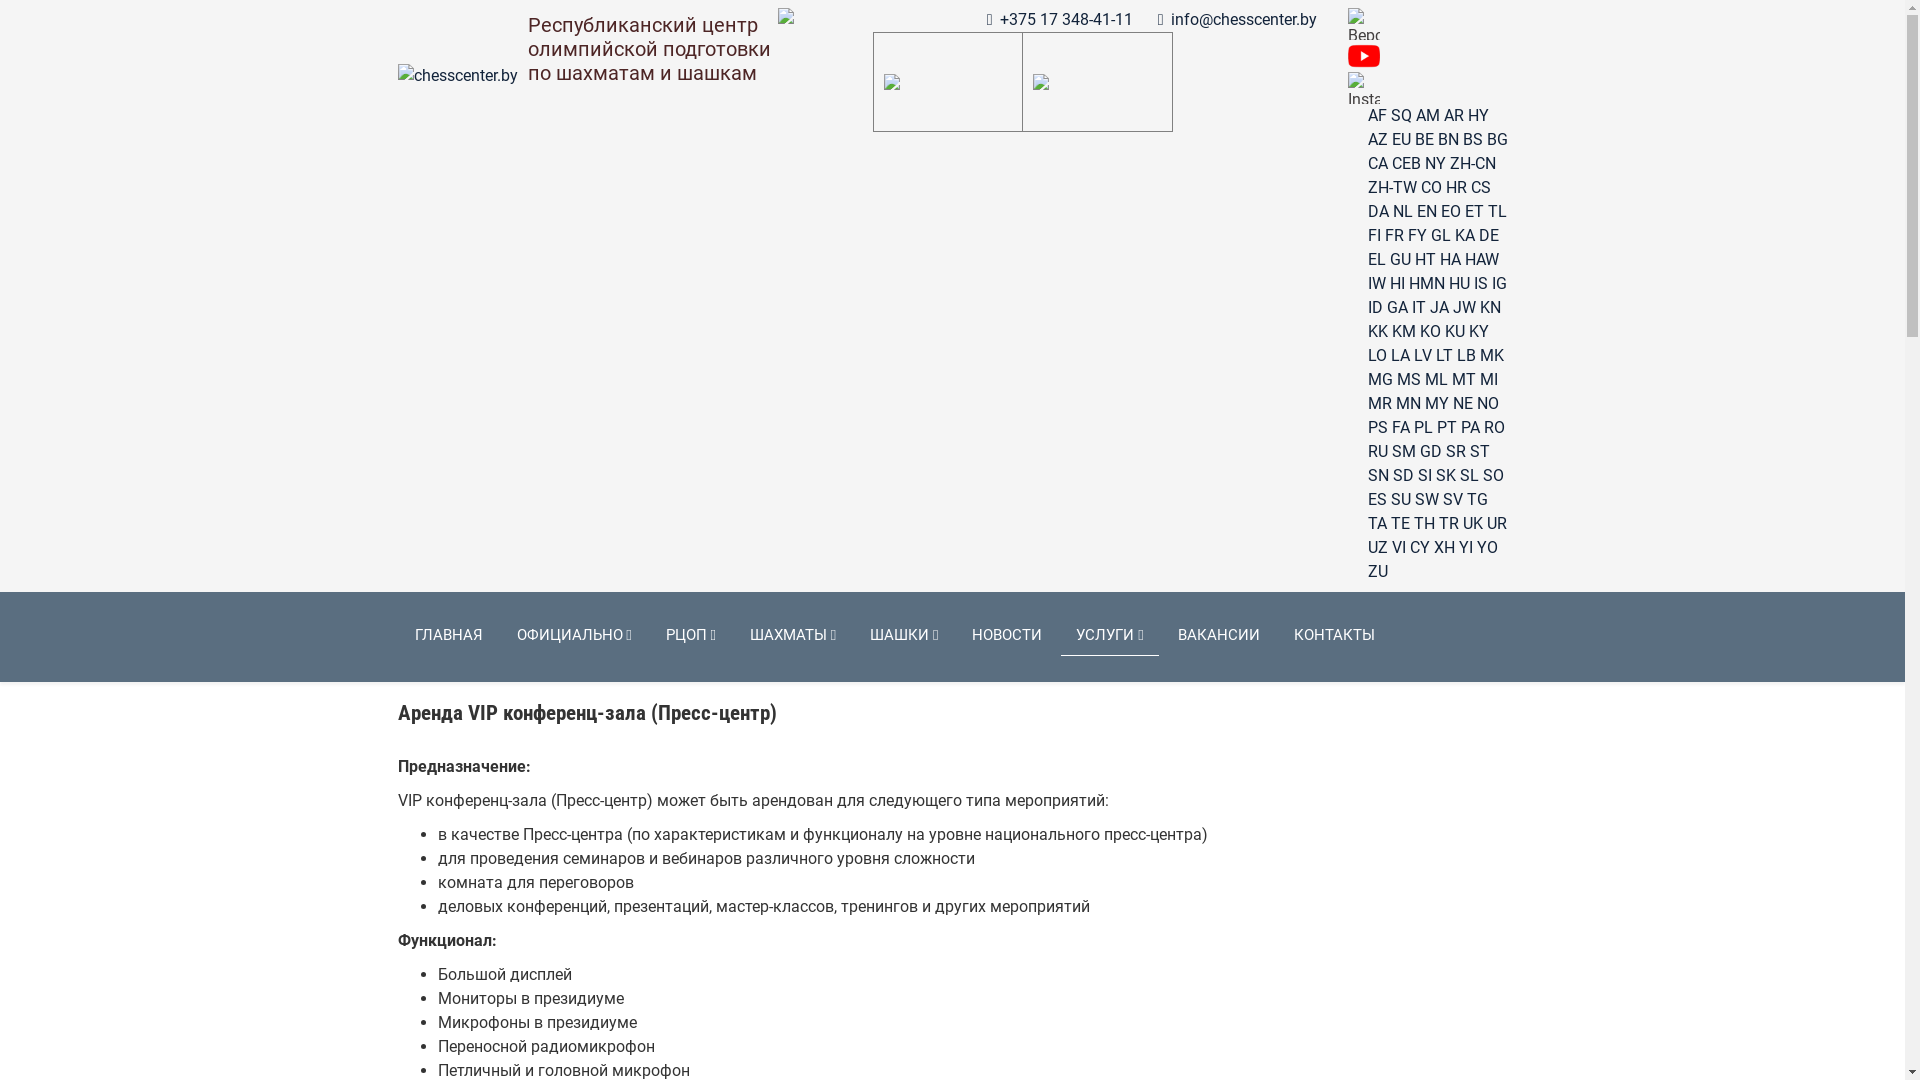  Describe the element at coordinates (1424, 211) in the screenshot. I see `'EN'` at that location.